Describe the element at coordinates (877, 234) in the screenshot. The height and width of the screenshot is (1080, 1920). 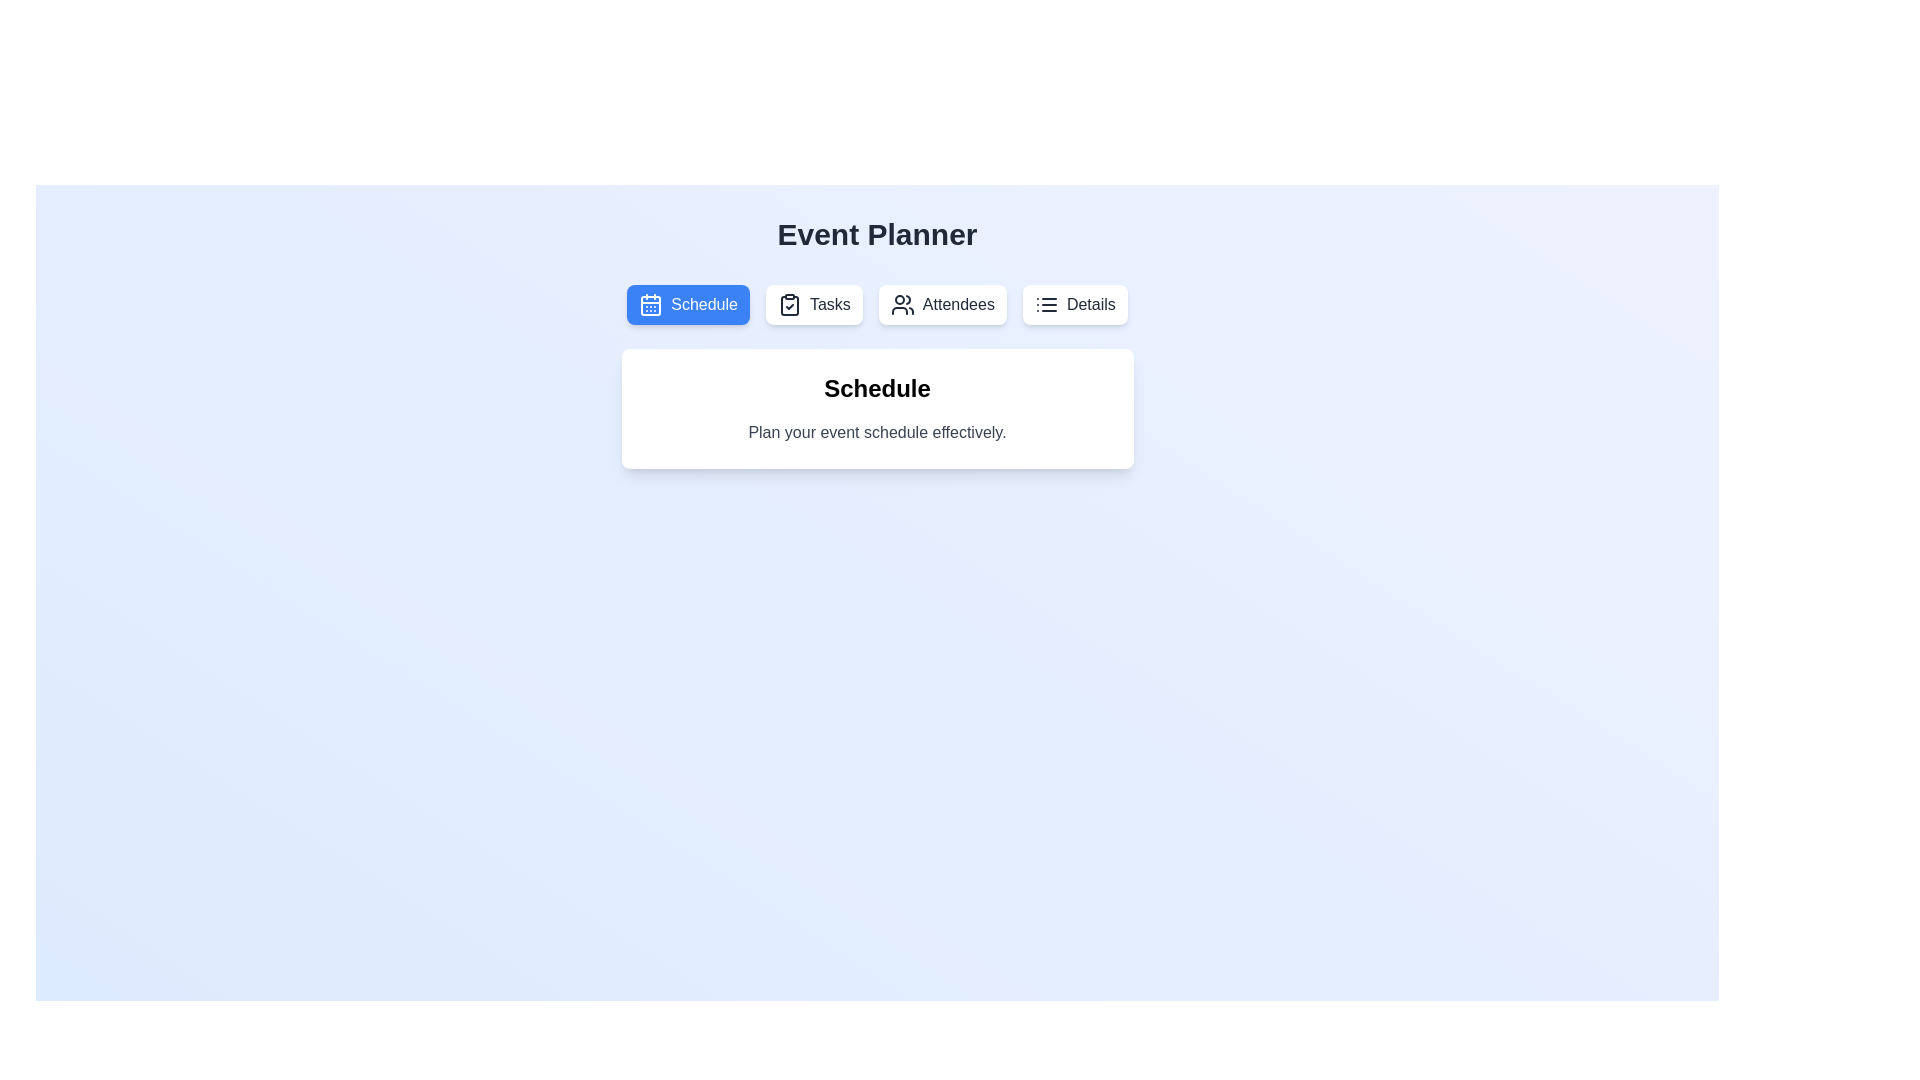
I see `the header text 'Event Planner' by dragging the mouse over it` at that location.